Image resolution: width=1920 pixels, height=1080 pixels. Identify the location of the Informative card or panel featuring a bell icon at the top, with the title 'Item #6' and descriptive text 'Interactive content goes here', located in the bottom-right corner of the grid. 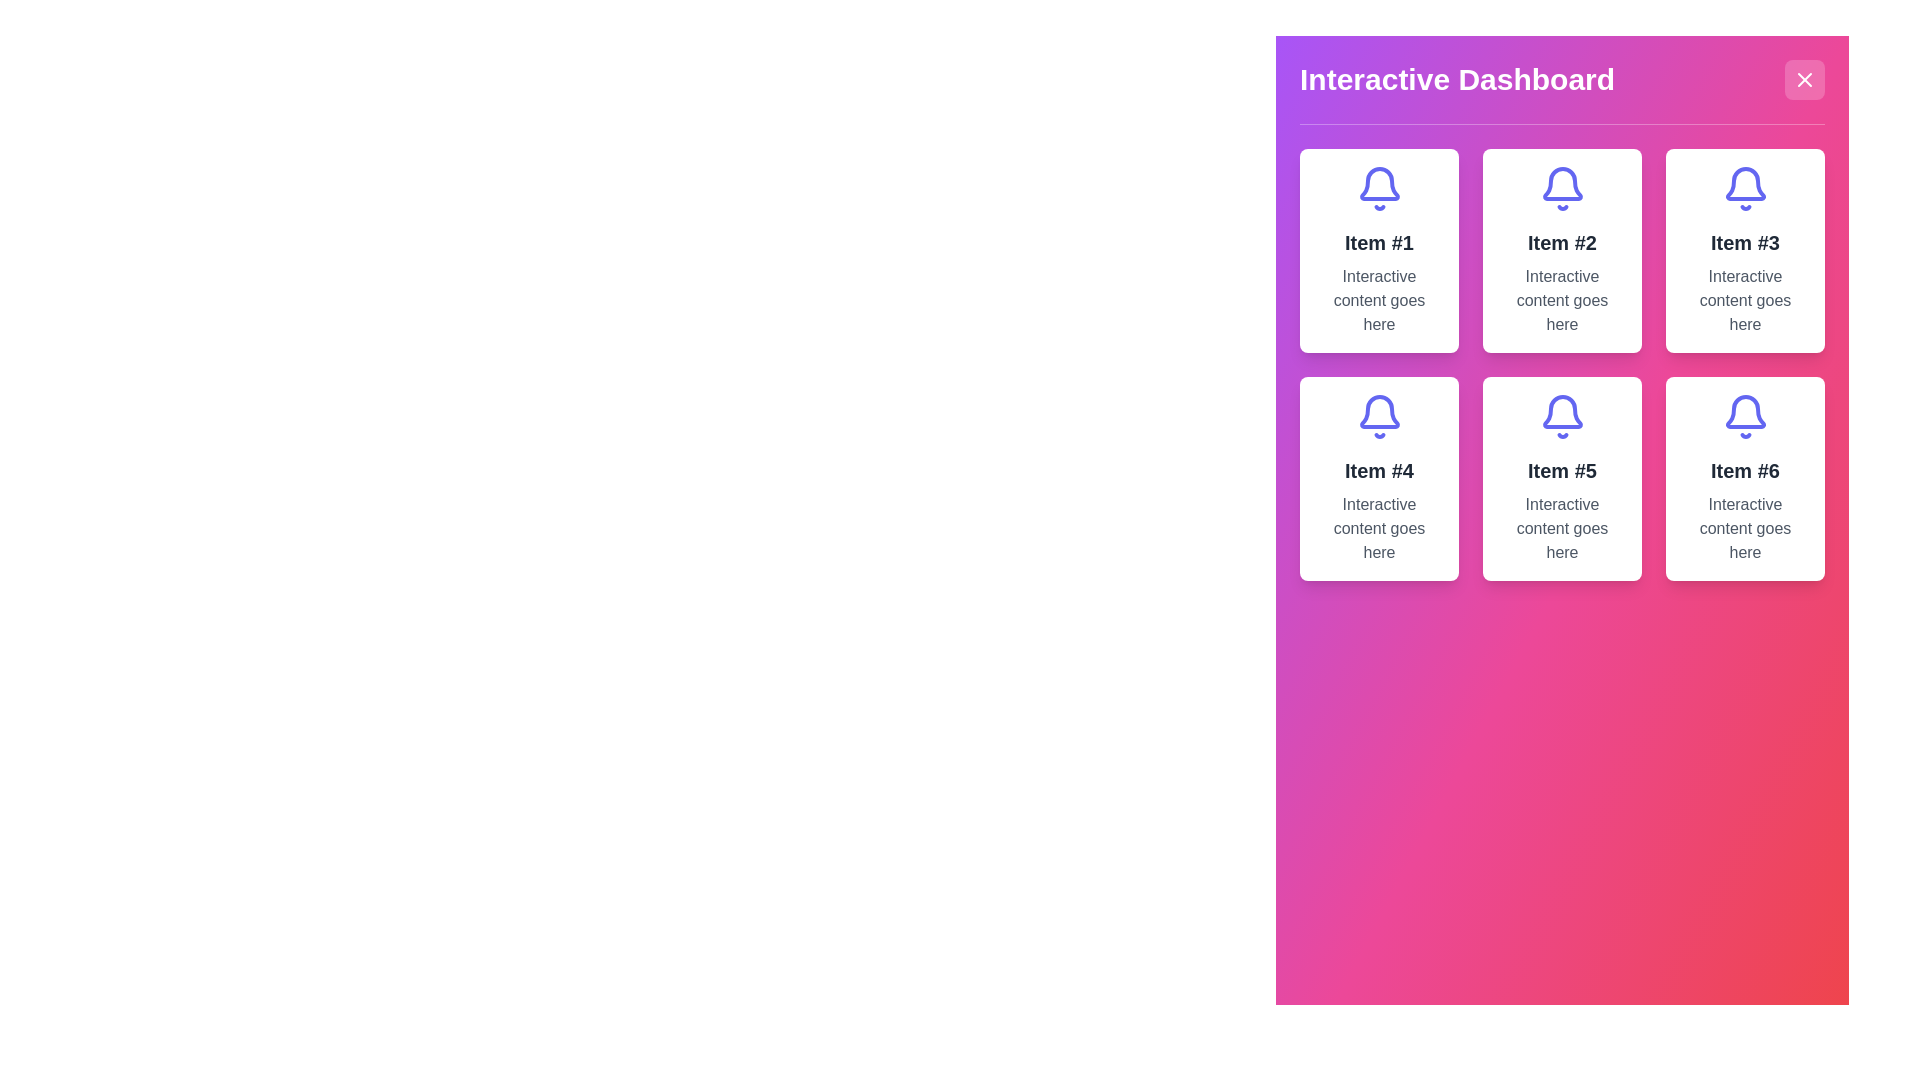
(1744, 478).